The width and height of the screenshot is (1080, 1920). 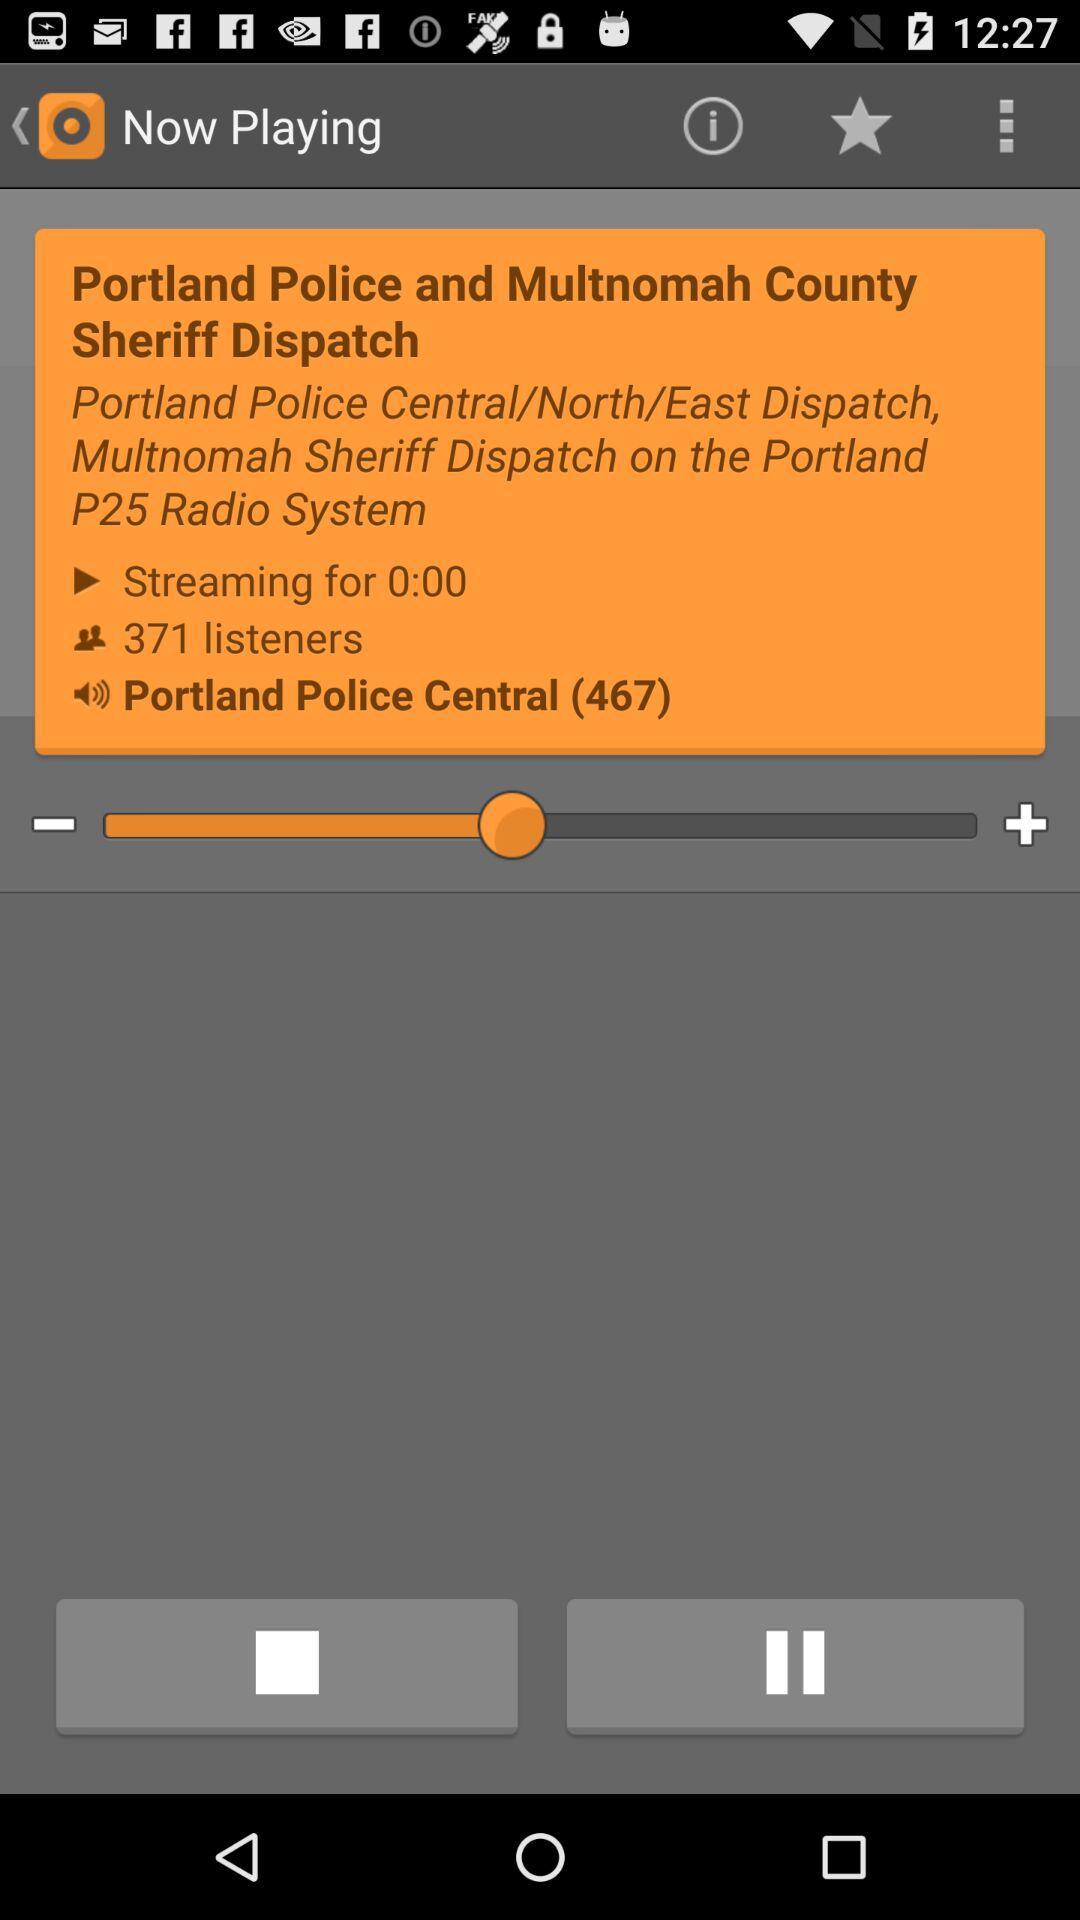 I want to click on decrease the volume, so click(x=38, y=825).